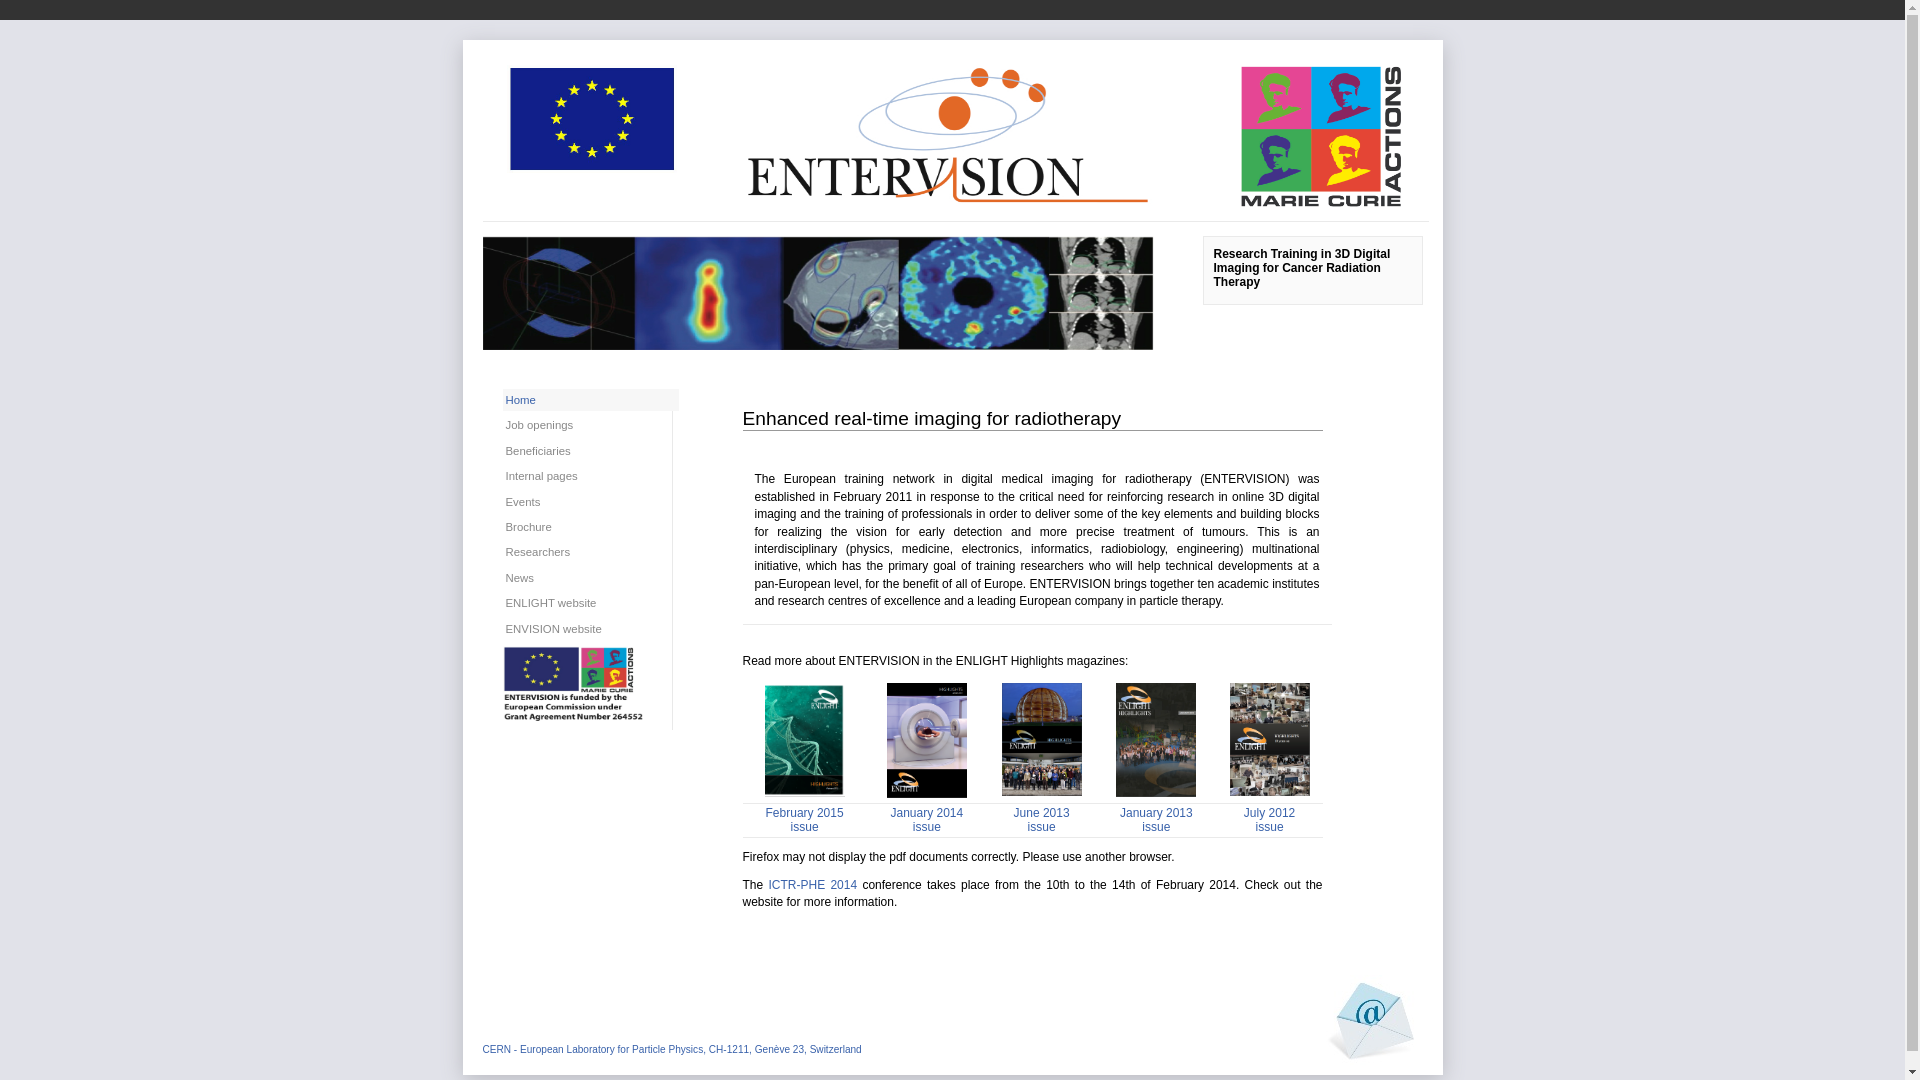  I want to click on 'February 2015 issue', so click(805, 820).